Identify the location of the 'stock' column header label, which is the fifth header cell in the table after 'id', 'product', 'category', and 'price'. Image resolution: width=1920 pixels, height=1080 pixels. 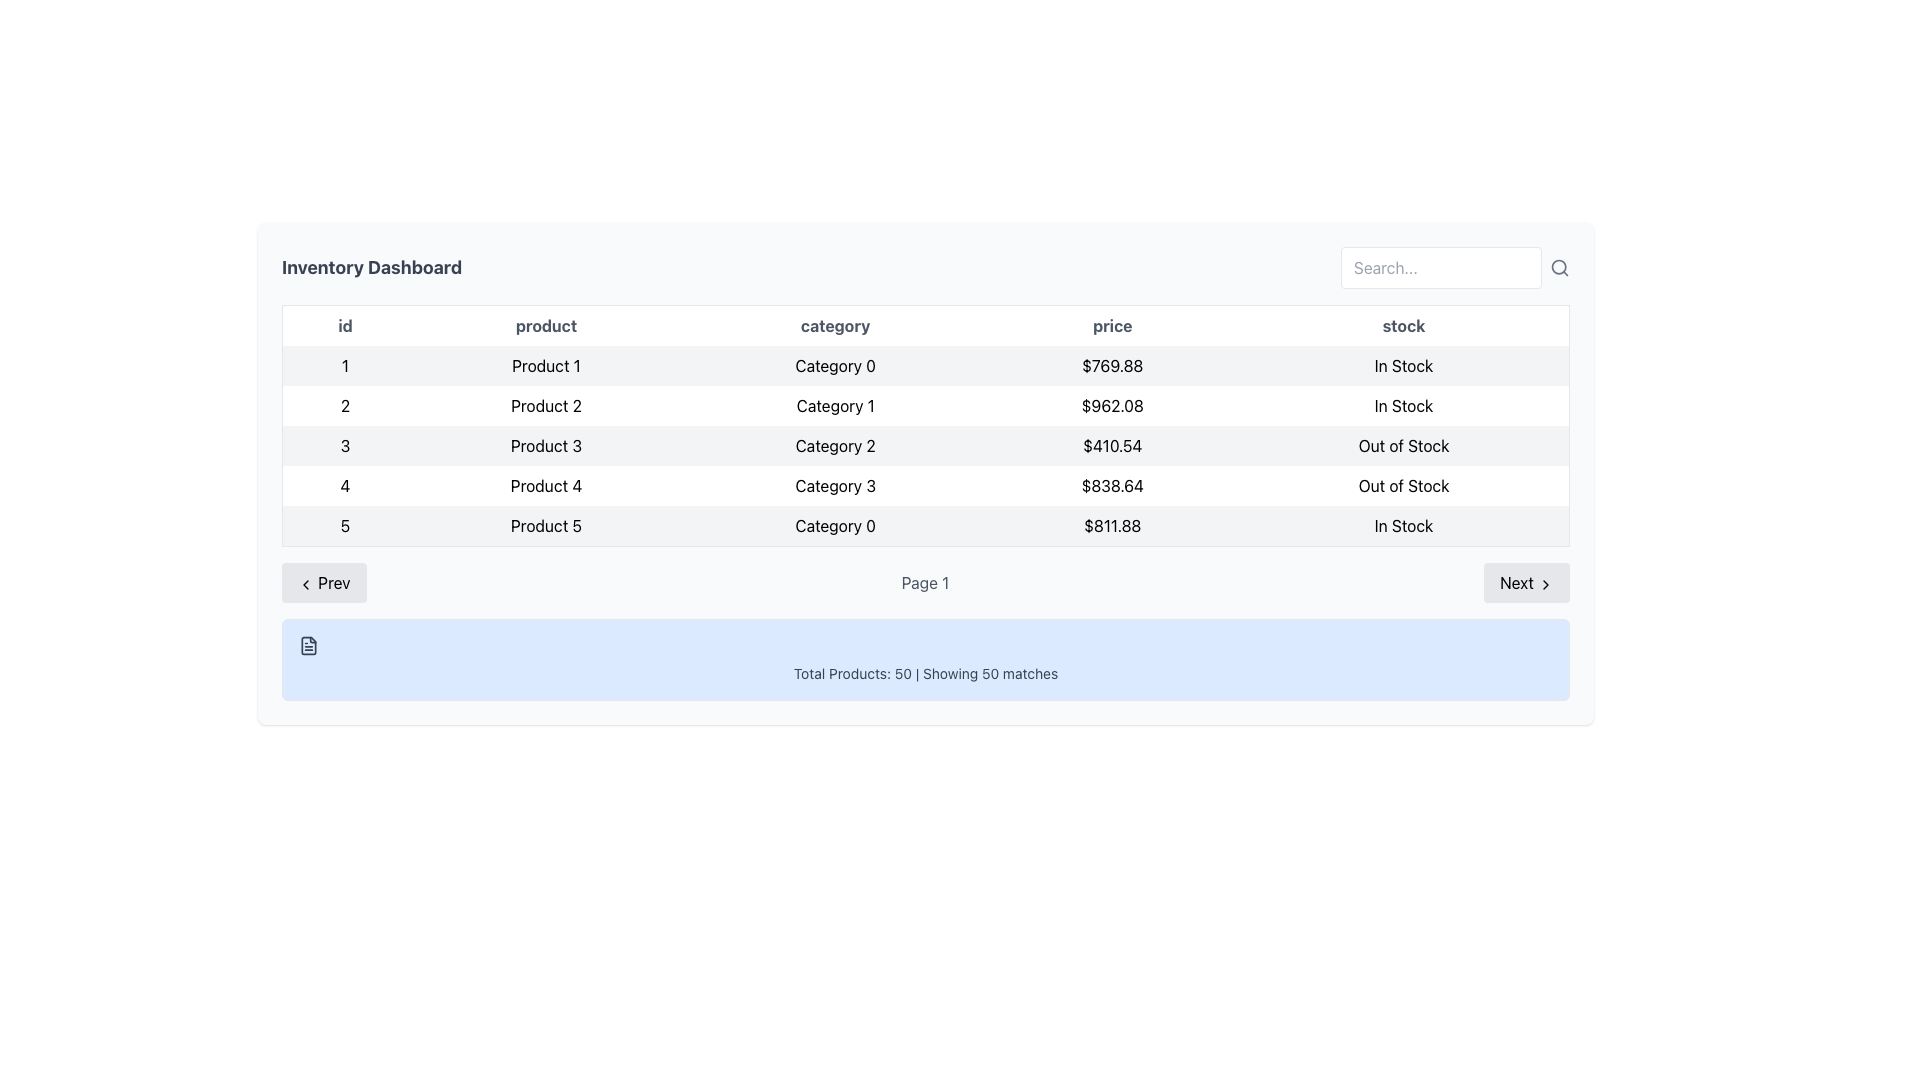
(1403, 324).